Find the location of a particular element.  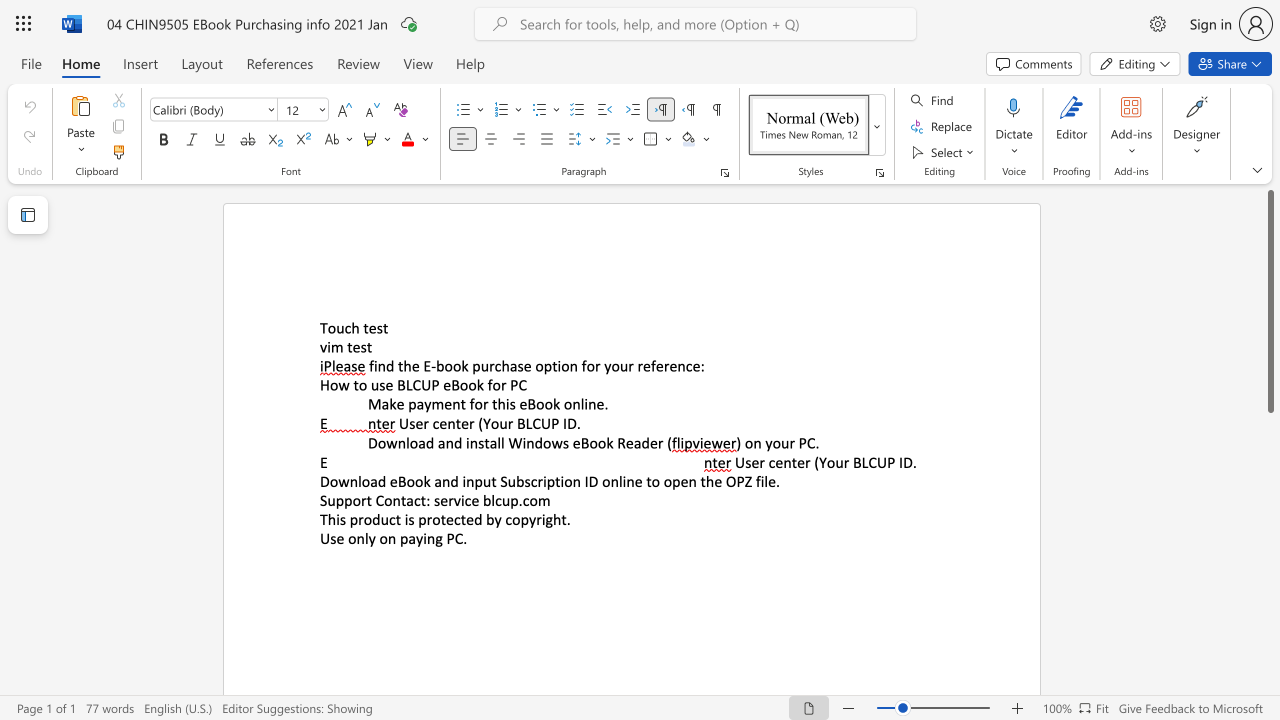

the space between the continuous character "c" and "h" in the text is located at coordinates (351, 327).